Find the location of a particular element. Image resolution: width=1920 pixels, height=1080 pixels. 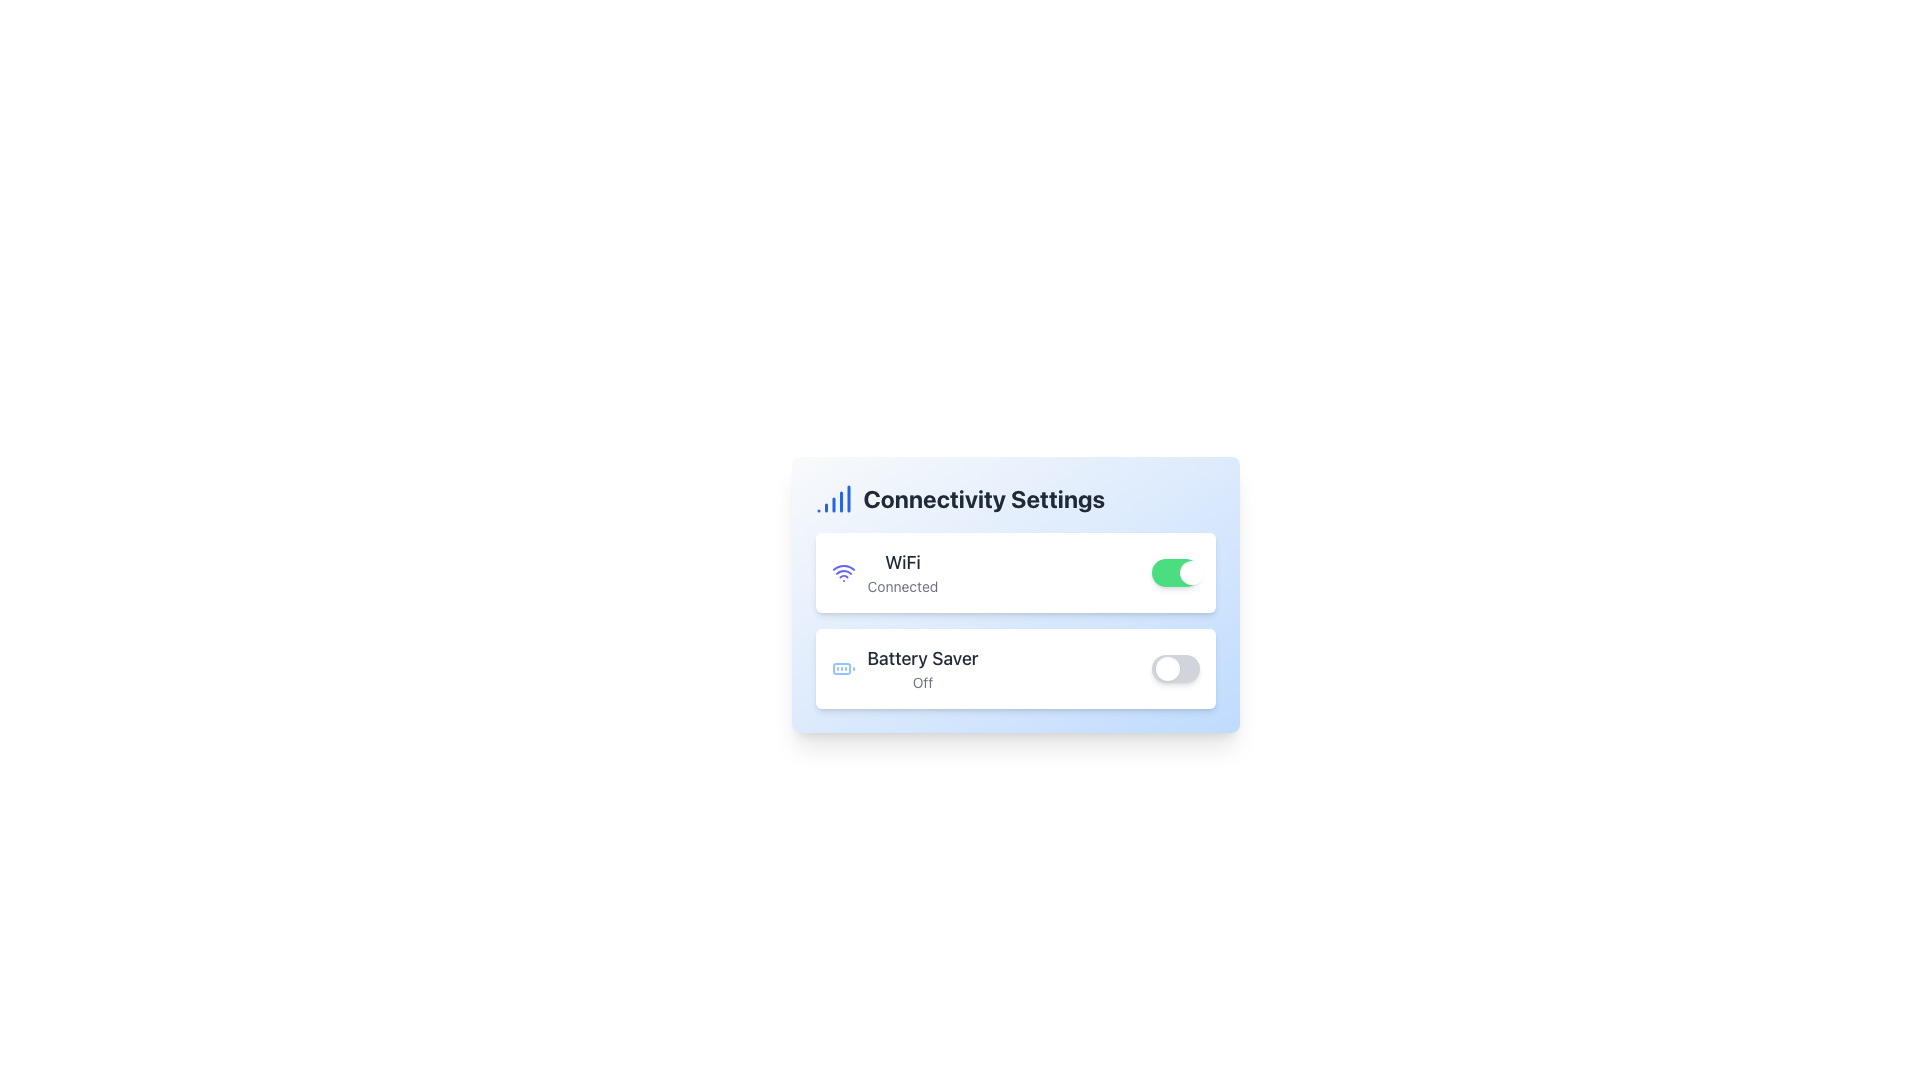

the WiFi status display located in the upper sub-section of the 'Connectivity Settings' card, positioned to the left of the green toggle switch is located at coordinates (883, 573).